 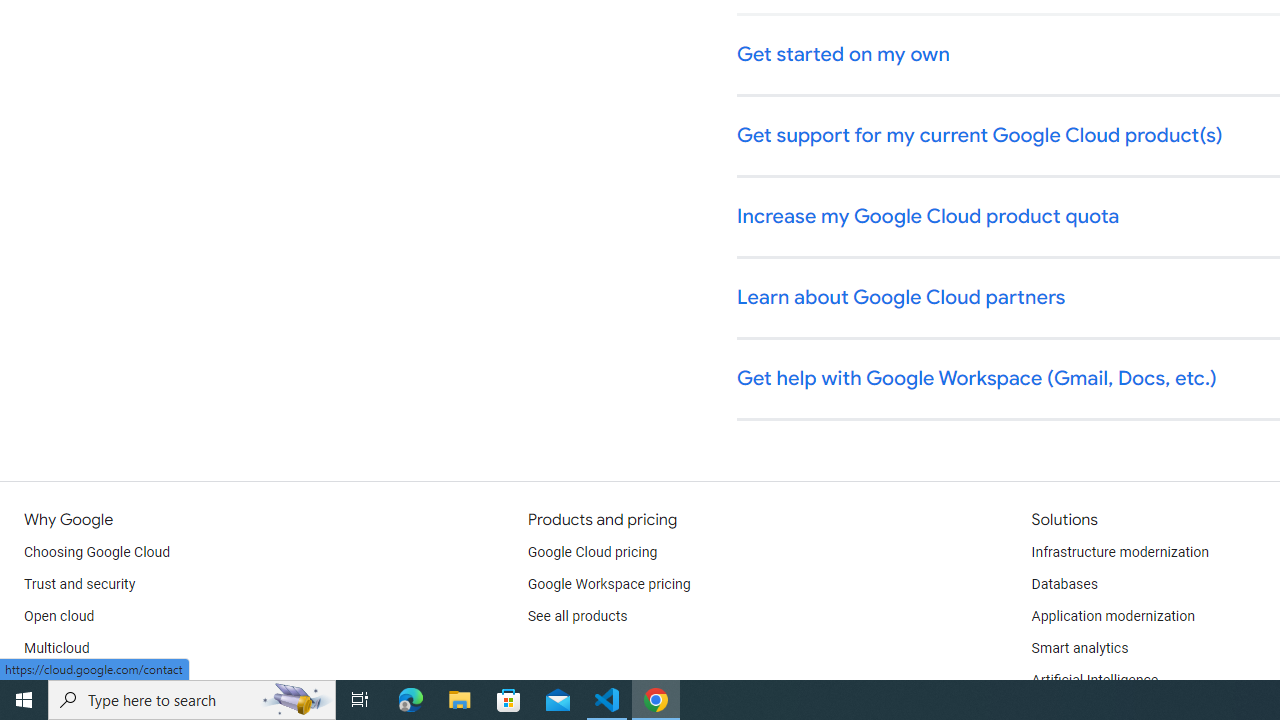 What do you see at coordinates (1093, 680) in the screenshot?
I see `'Artificial Intelligence'` at bounding box center [1093, 680].